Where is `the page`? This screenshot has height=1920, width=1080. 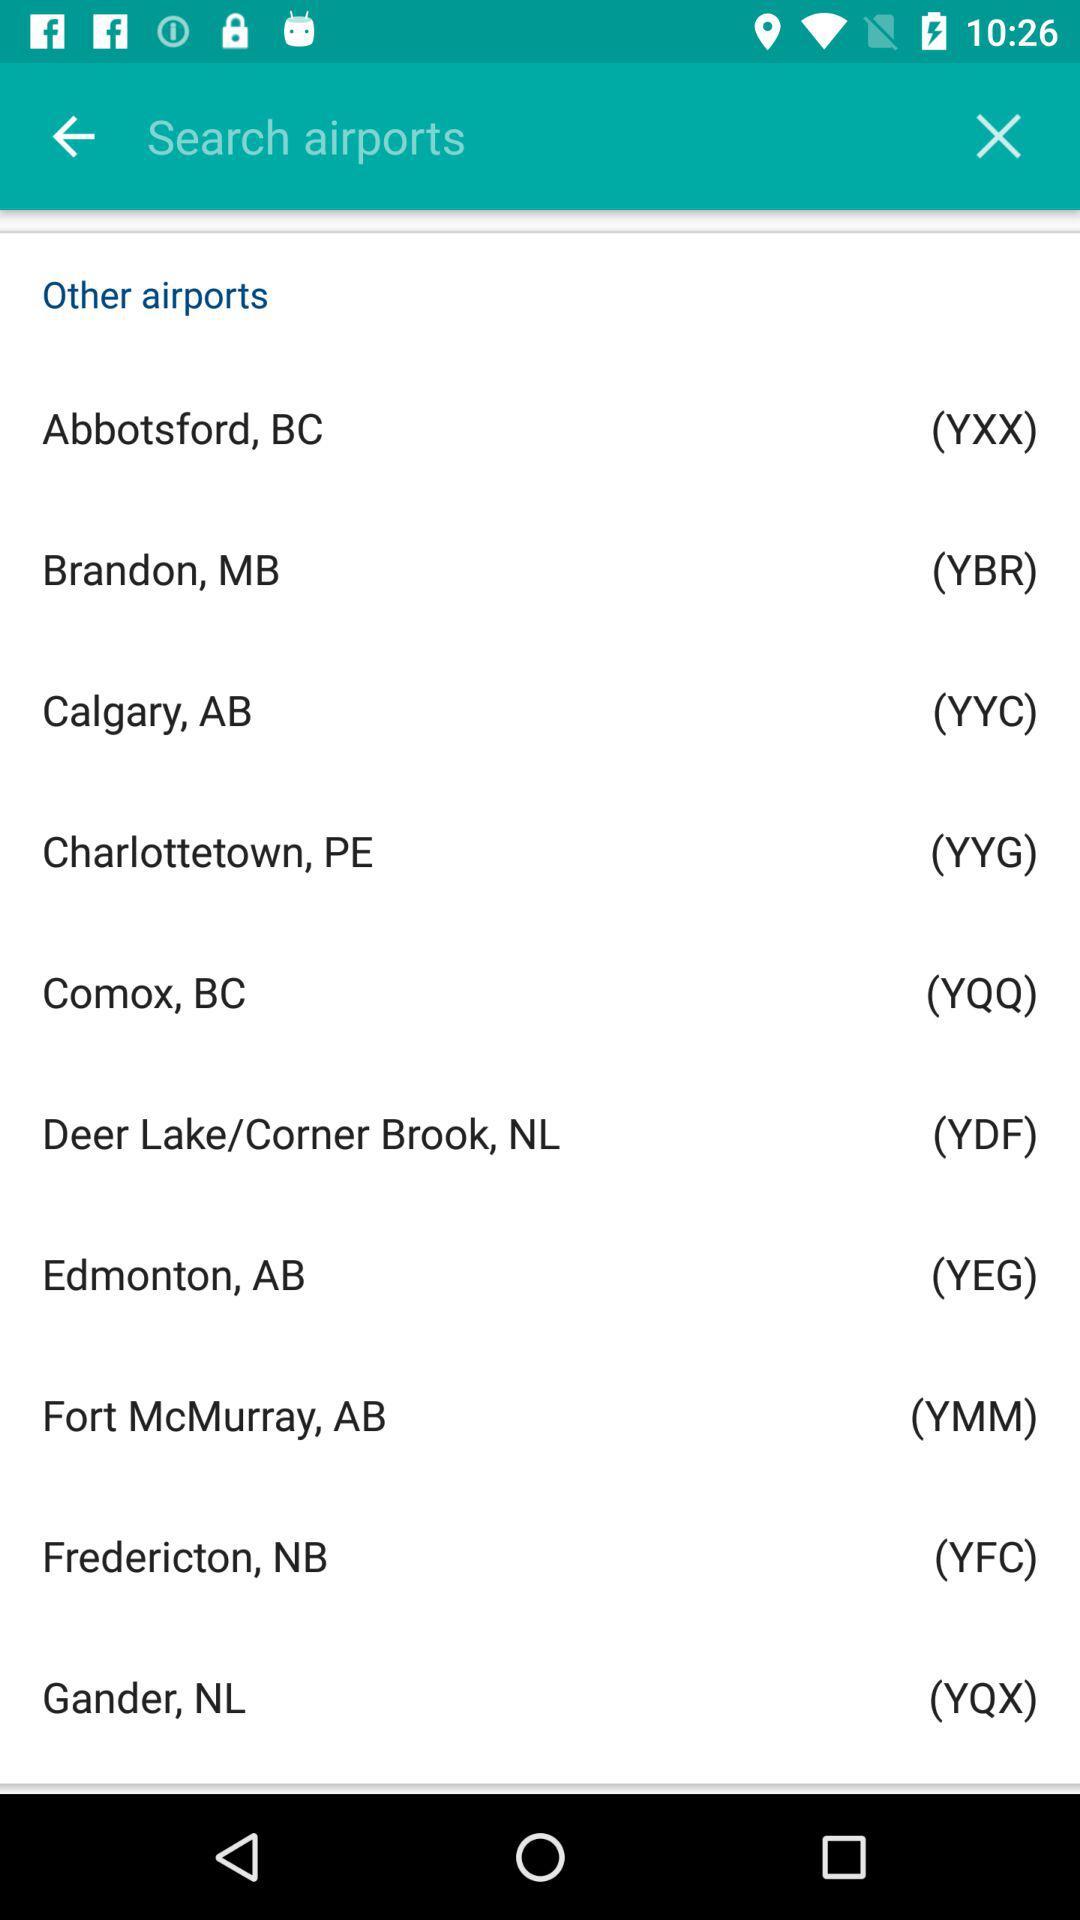 the page is located at coordinates (998, 135).